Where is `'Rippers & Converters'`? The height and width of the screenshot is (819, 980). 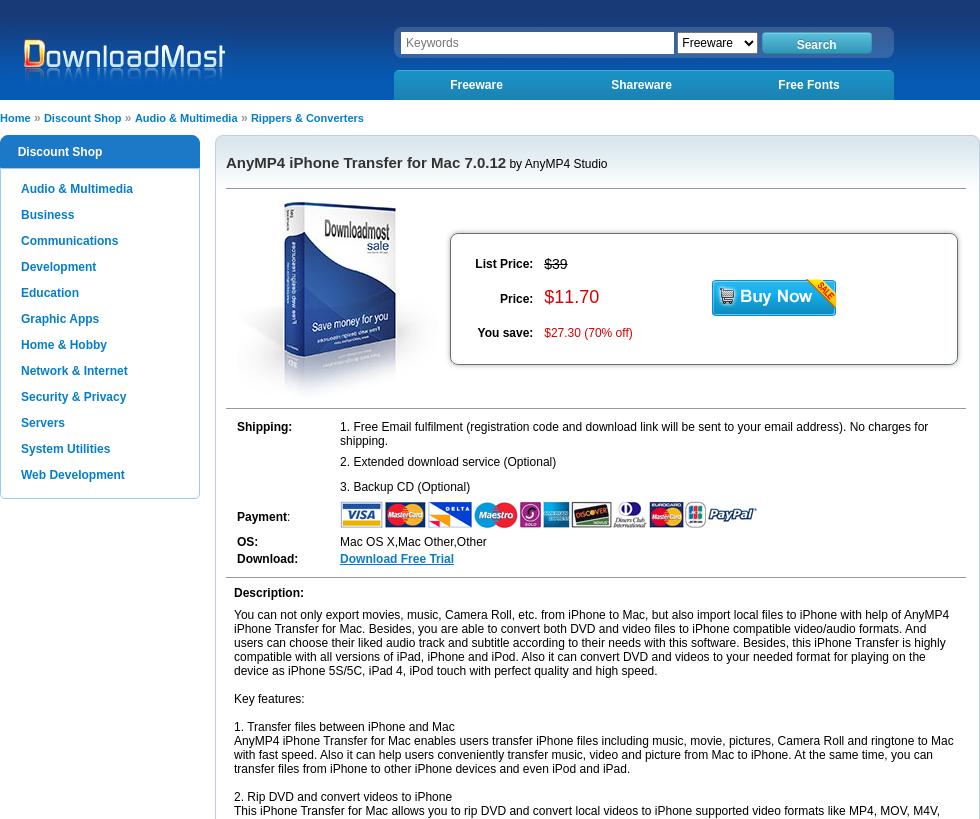 'Rippers & Converters' is located at coordinates (306, 117).